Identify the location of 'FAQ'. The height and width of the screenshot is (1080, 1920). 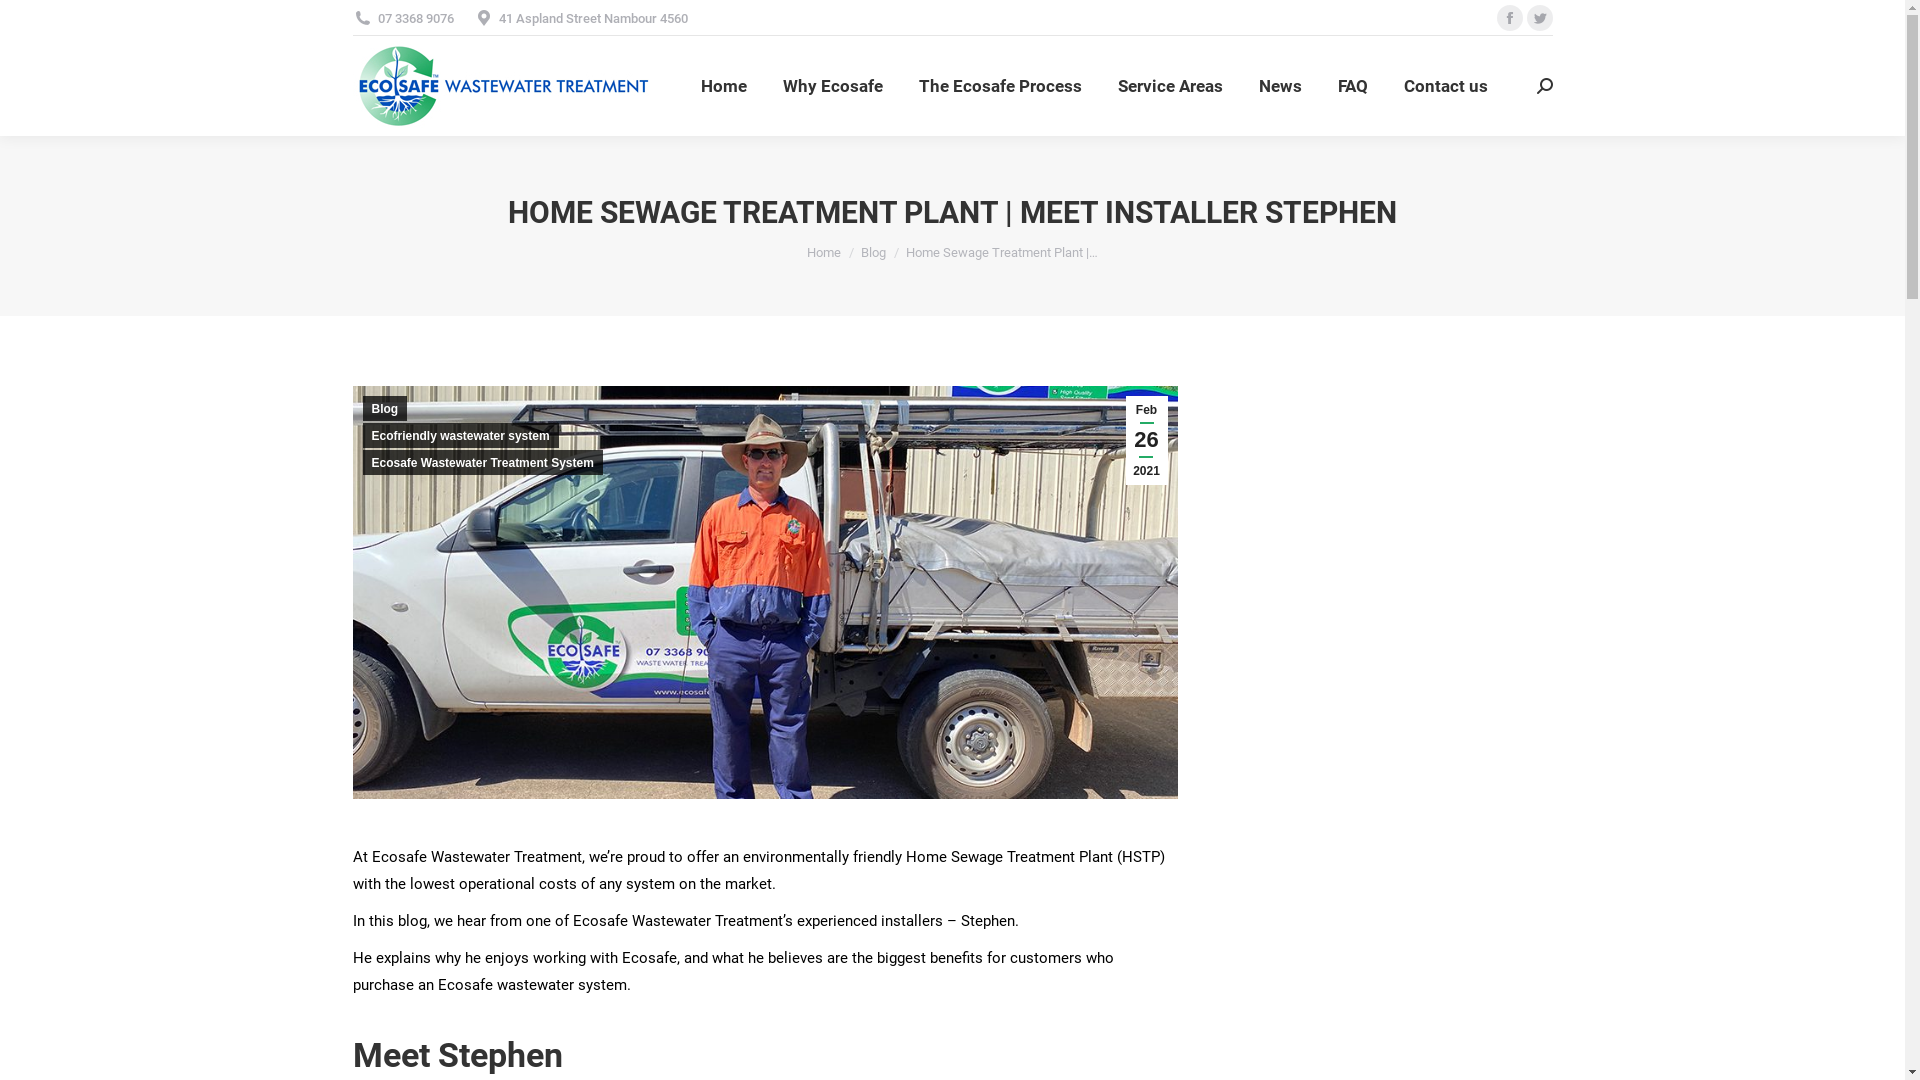
(1353, 84).